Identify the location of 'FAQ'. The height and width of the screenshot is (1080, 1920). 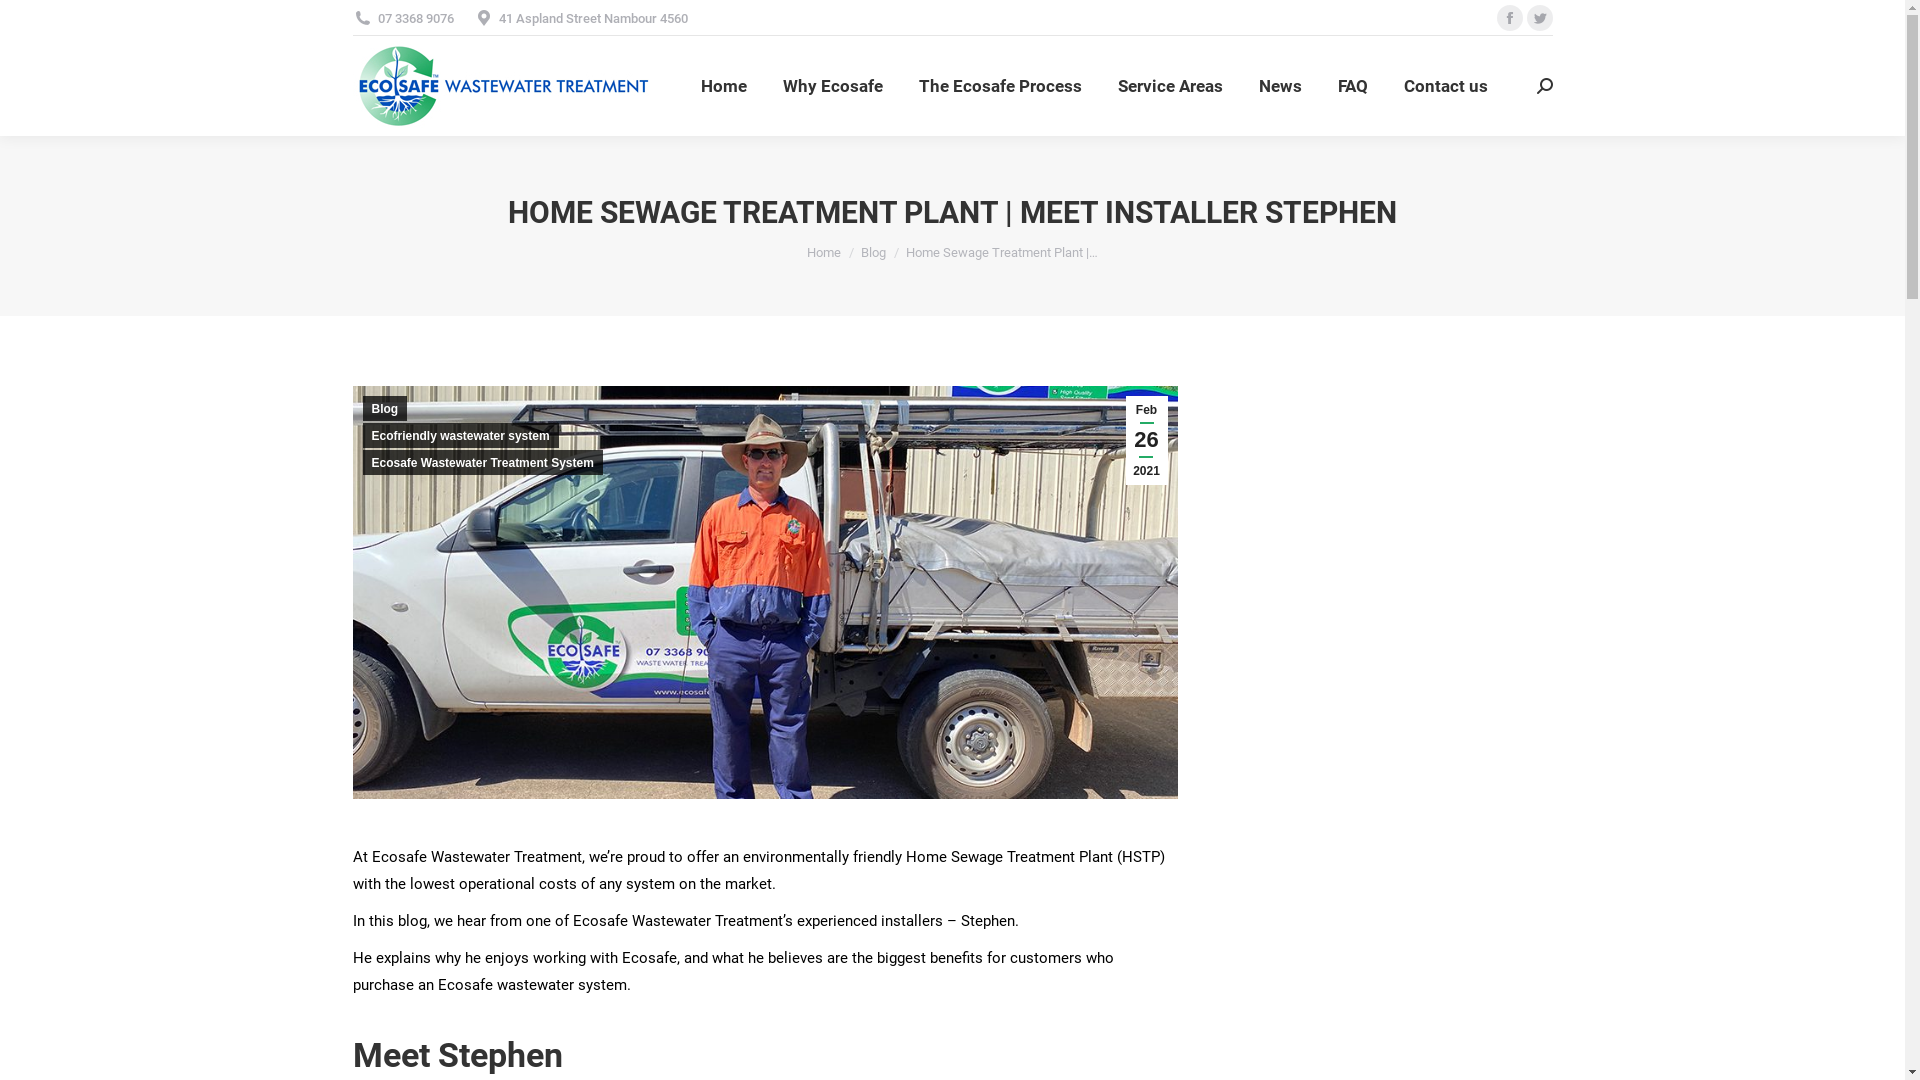
(1353, 84).